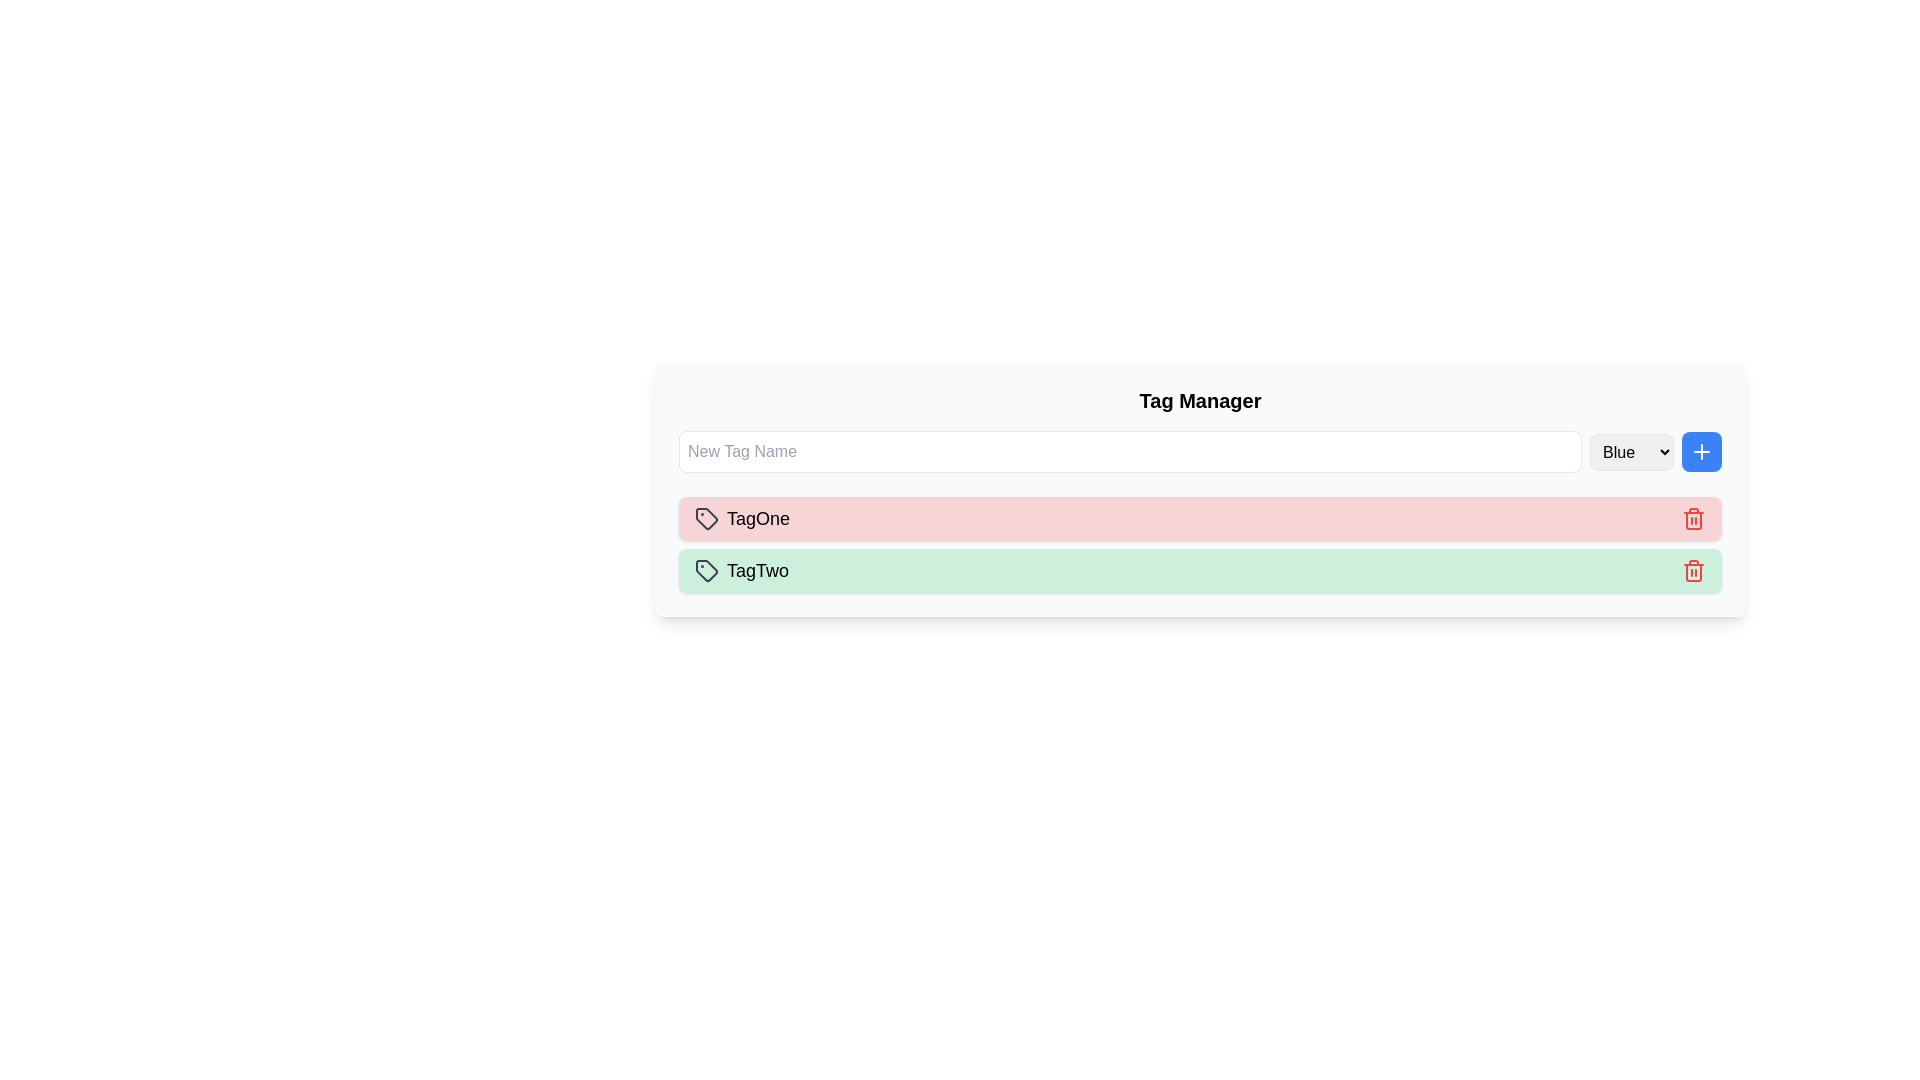 The image size is (1920, 1080). What do you see at coordinates (757, 518) in the screenshot?
I see `the text 'TagOne' displayed prominently in a large font for copying or other actions` at bounding box center [757, 518].